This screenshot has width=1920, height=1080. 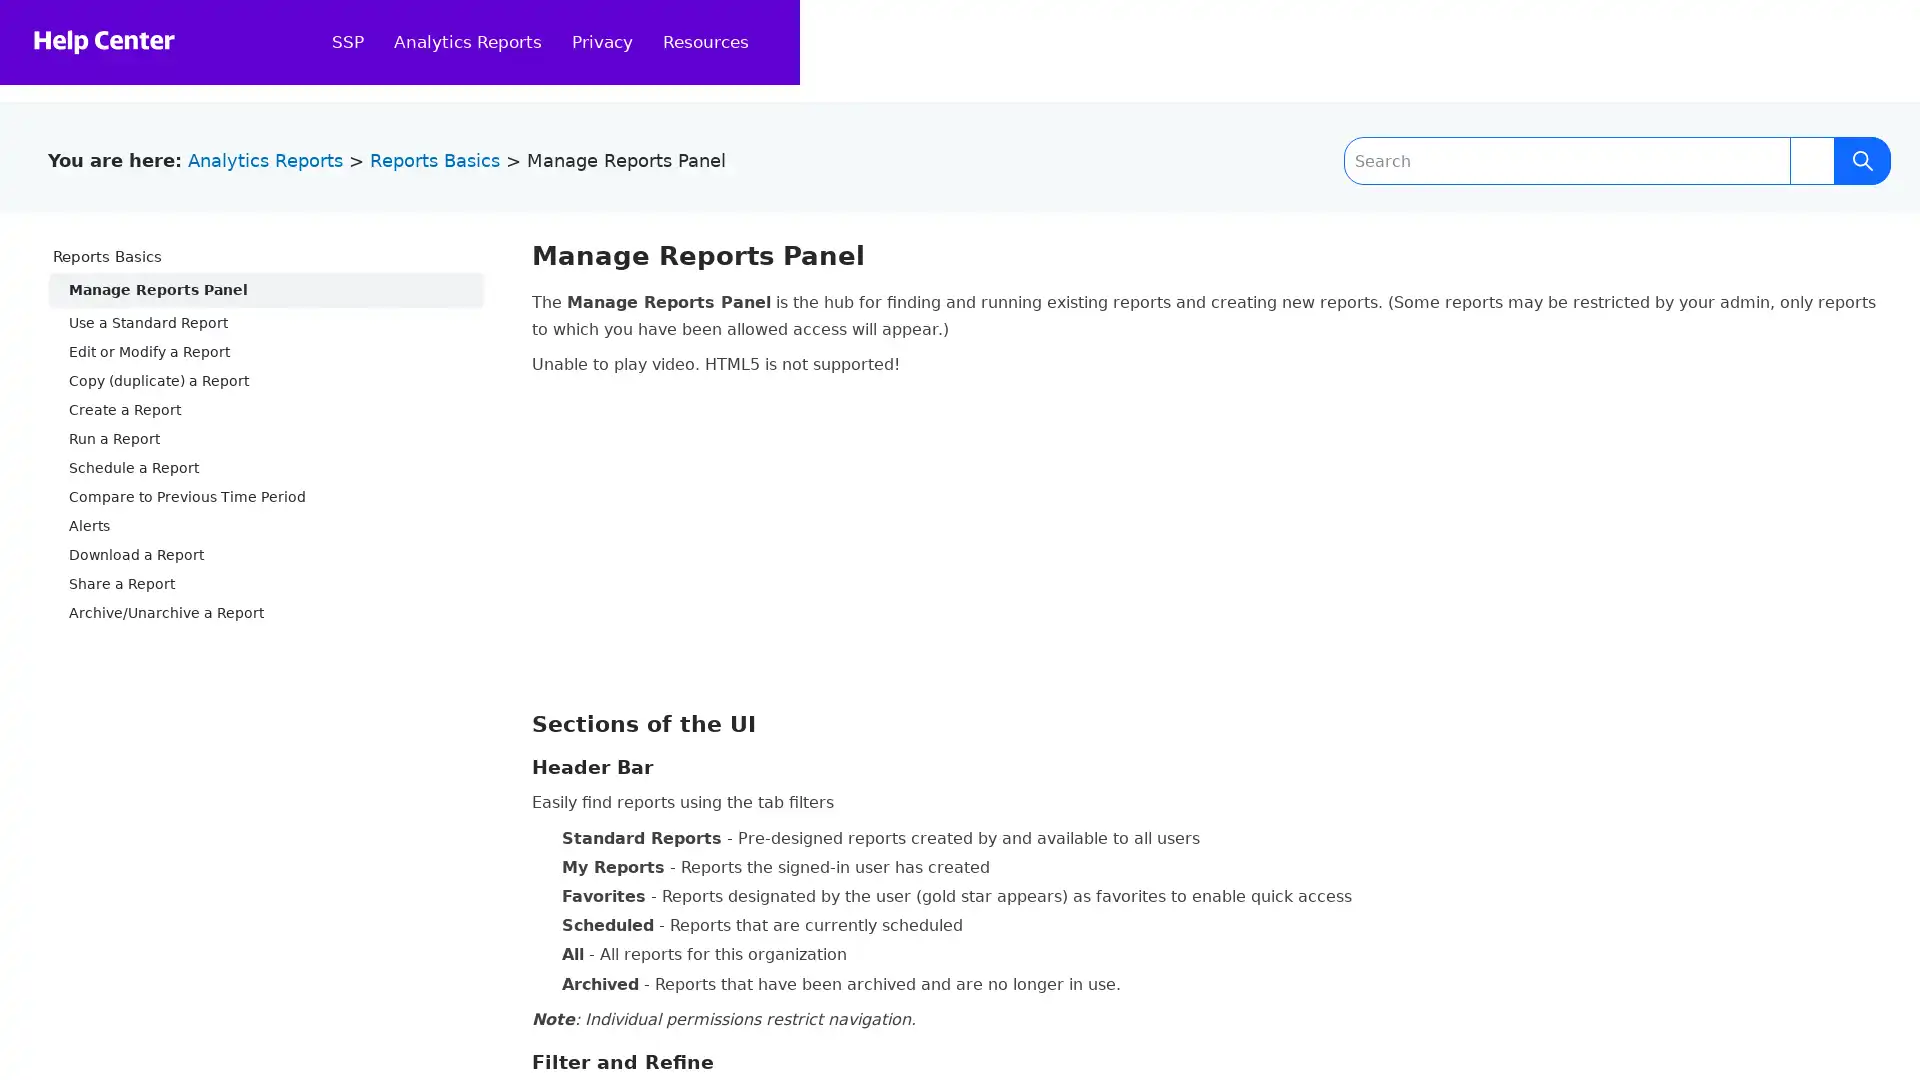 What do you see at coordinates (1861, 160) in the screenshot?
I see `Submit Search` at bounding box center [1861, 160].